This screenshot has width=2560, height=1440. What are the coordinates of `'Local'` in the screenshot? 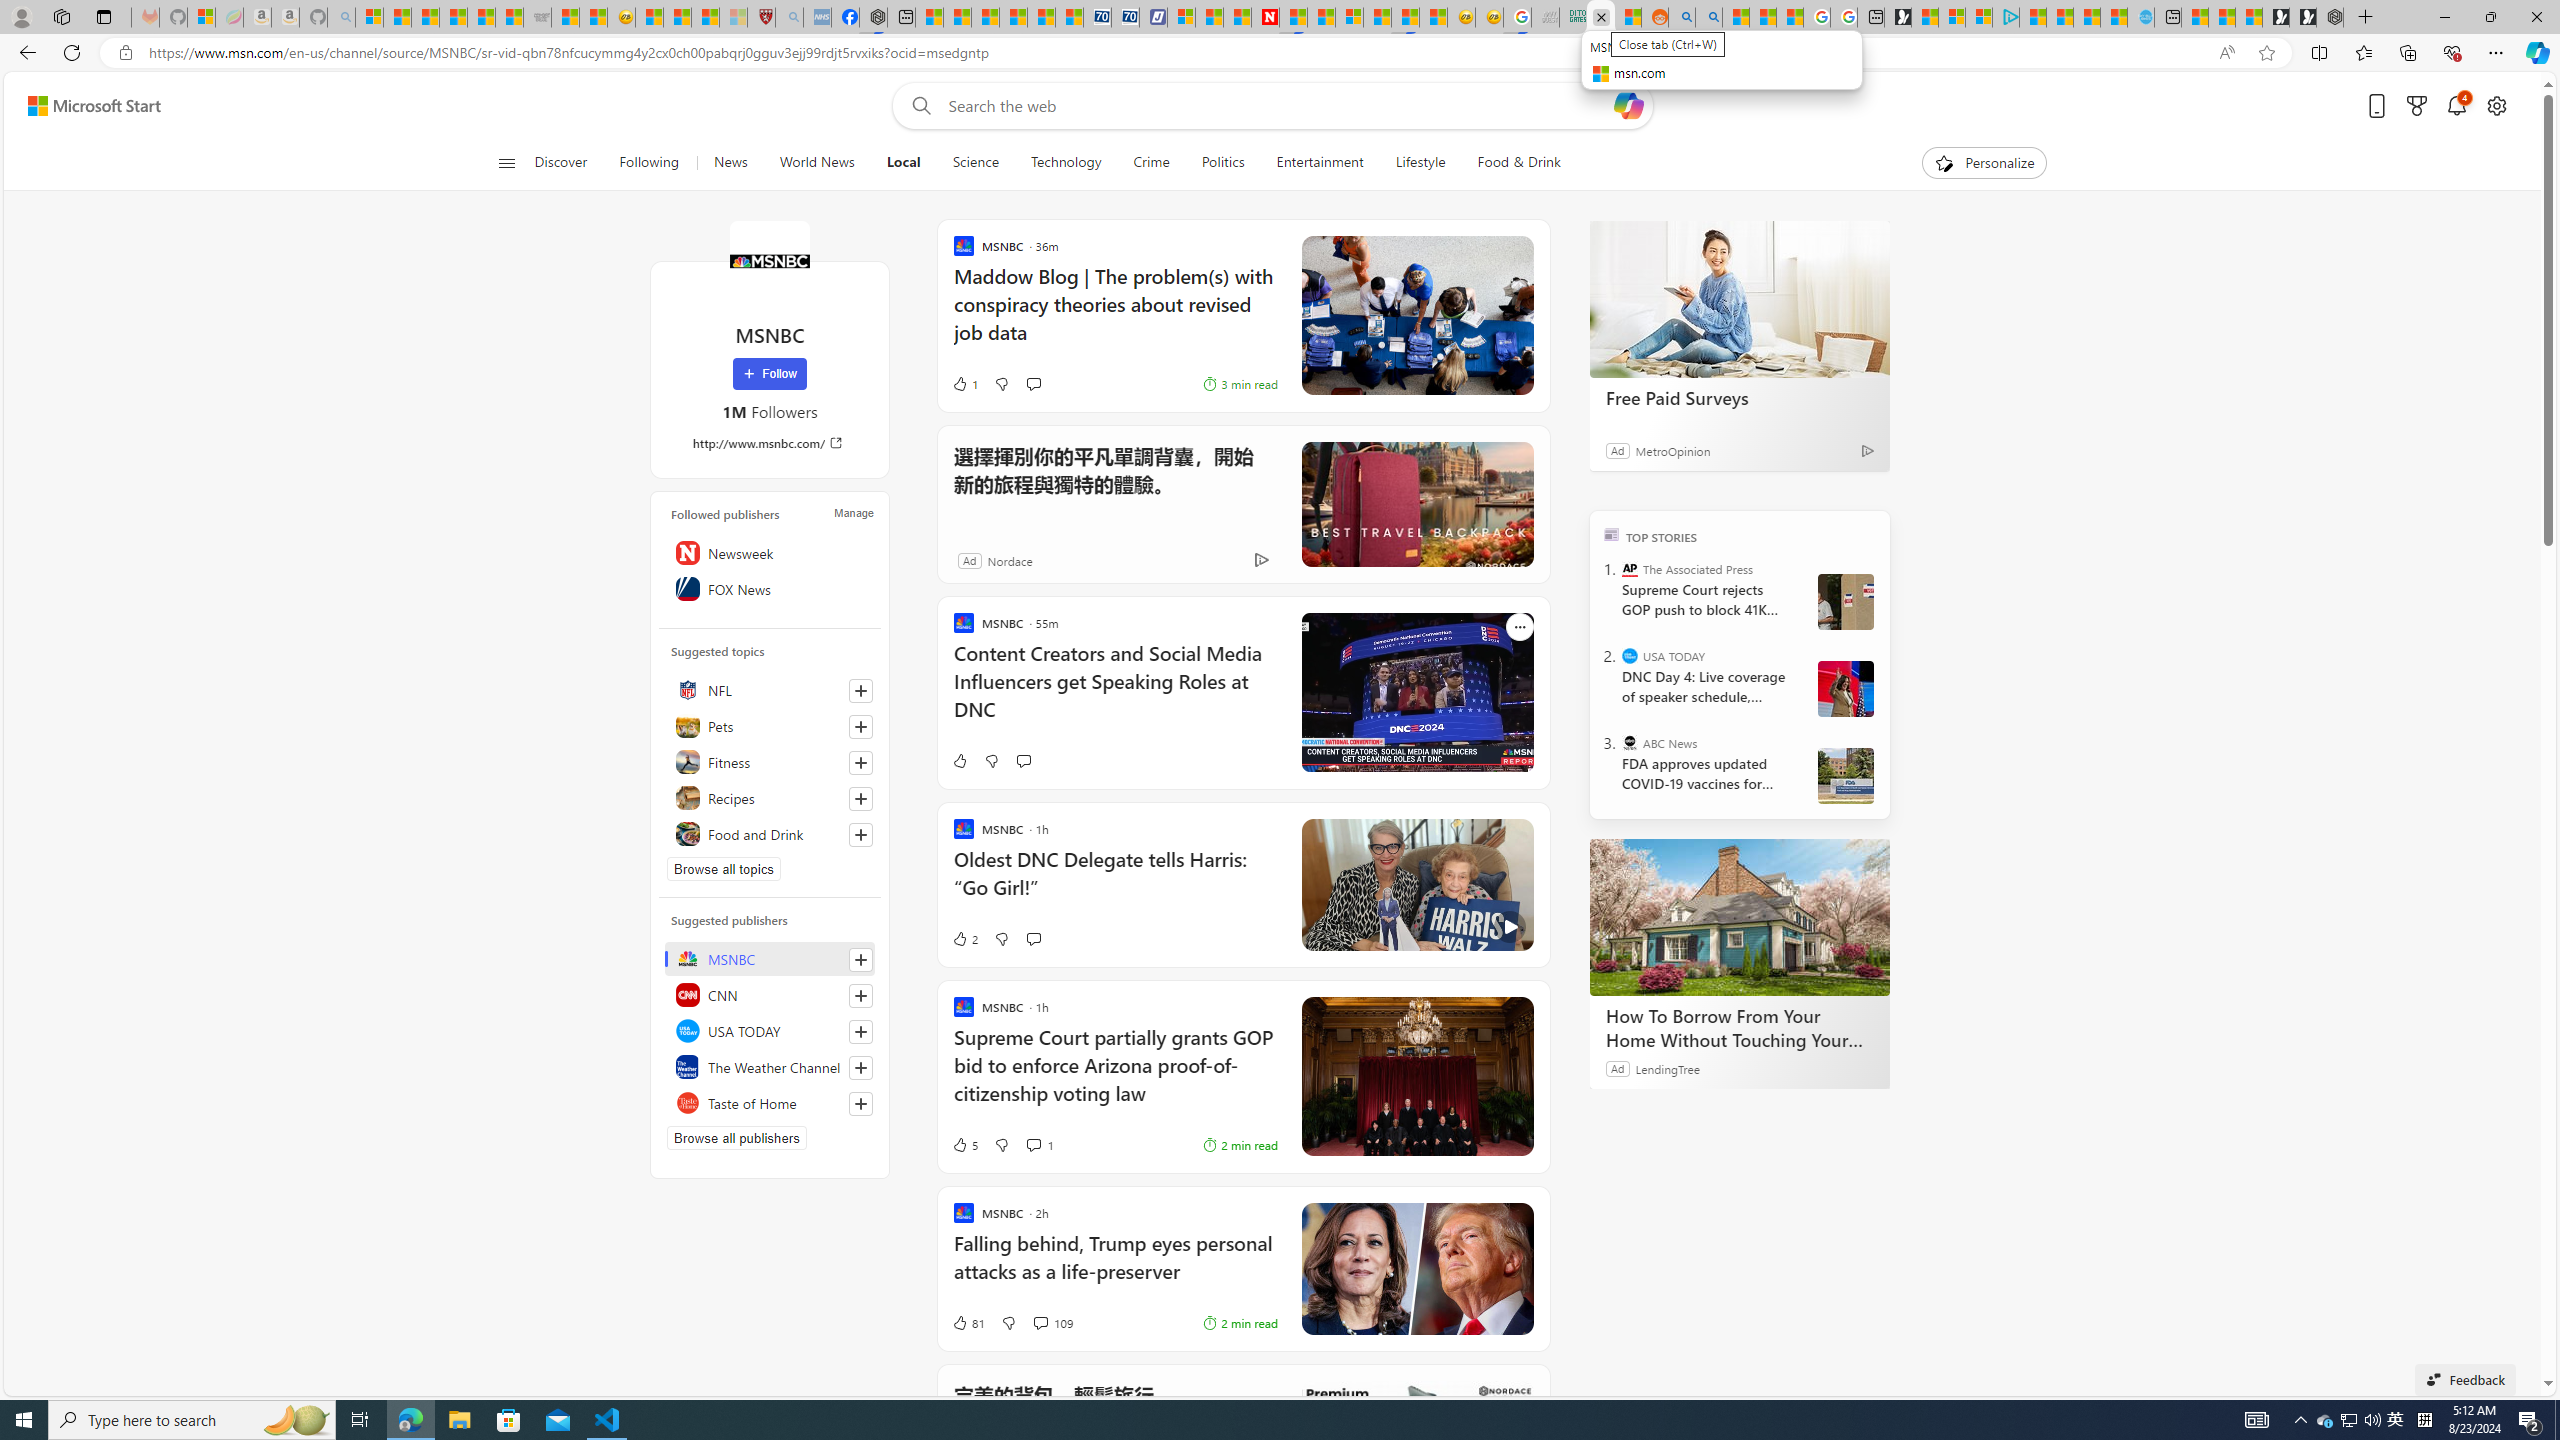 It's located at (902, 162).